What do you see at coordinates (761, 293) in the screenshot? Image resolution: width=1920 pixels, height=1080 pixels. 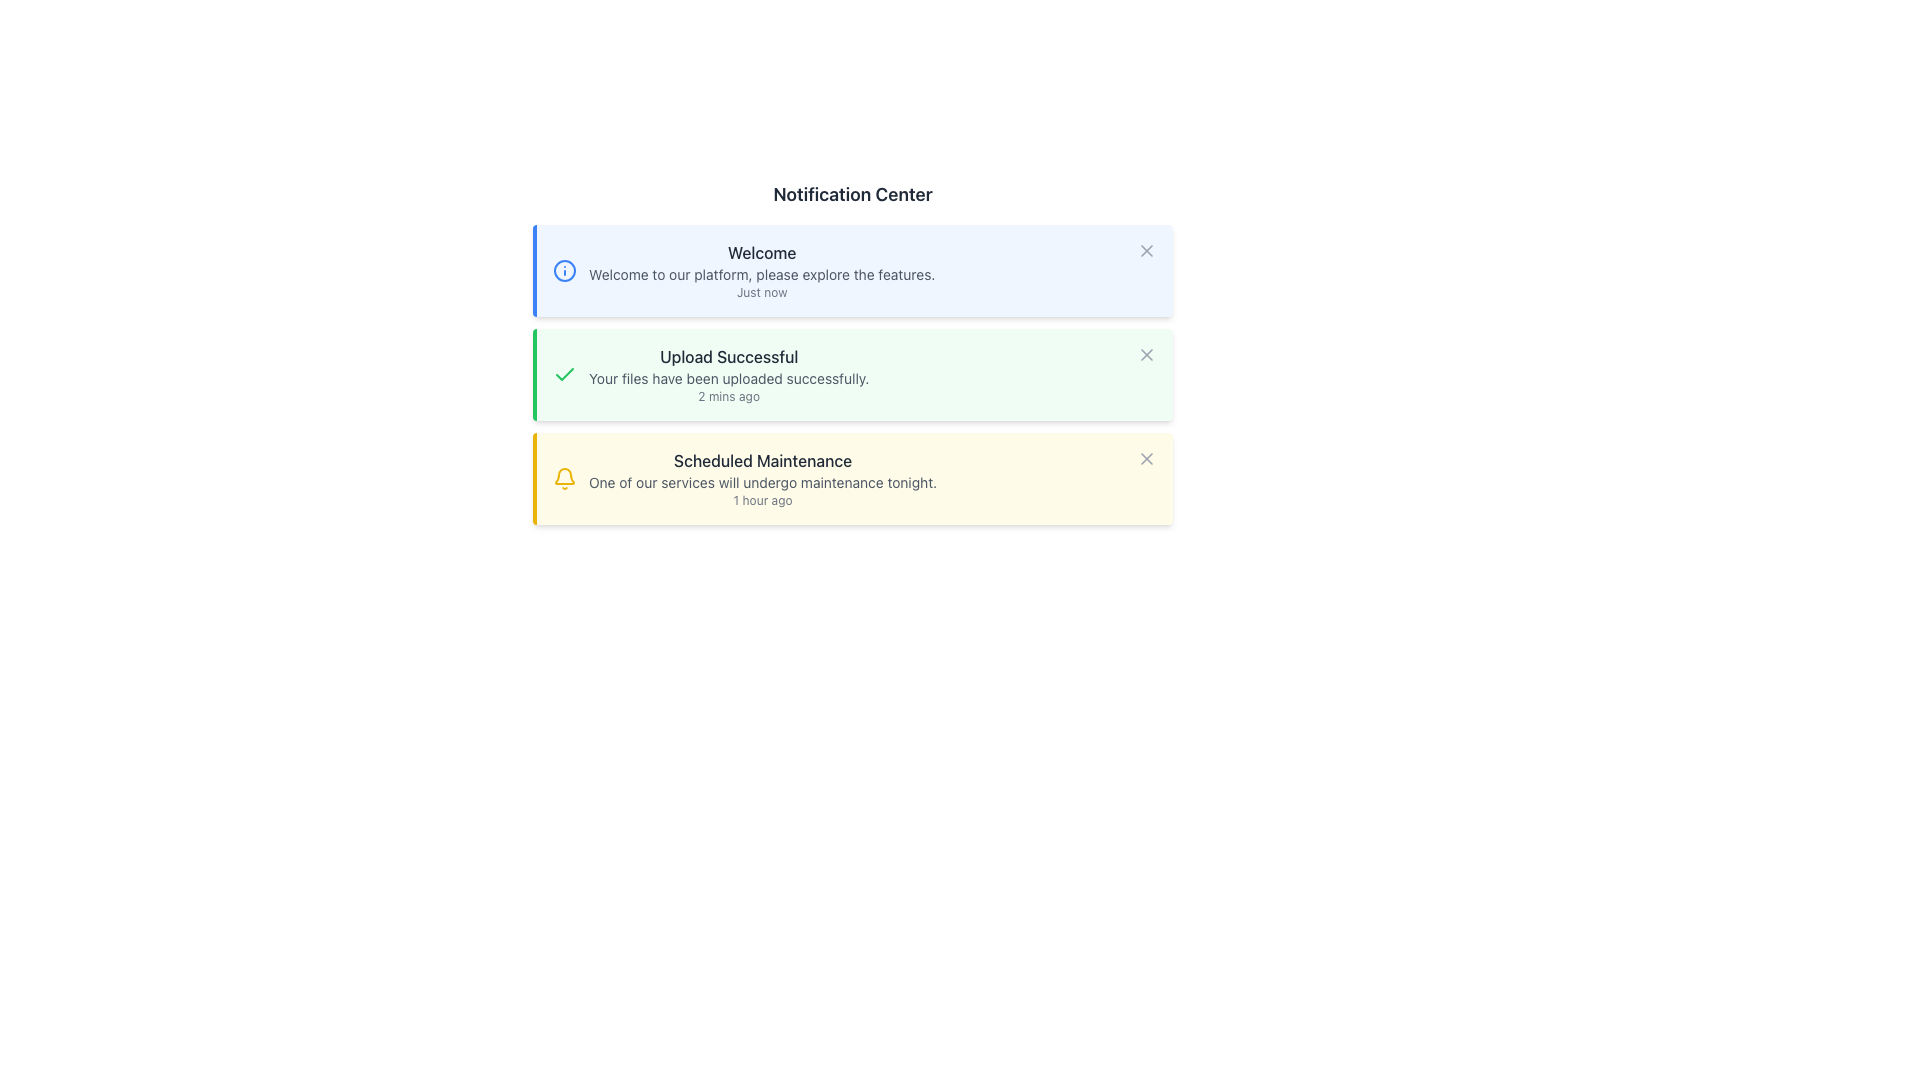 I see `the static text element that indicates the timestamp of the notification, located at the bottom-right of the first notification card, underneath the description text 'Welcome to our platform, please explore the features.'` at bounding box center [761, 293].